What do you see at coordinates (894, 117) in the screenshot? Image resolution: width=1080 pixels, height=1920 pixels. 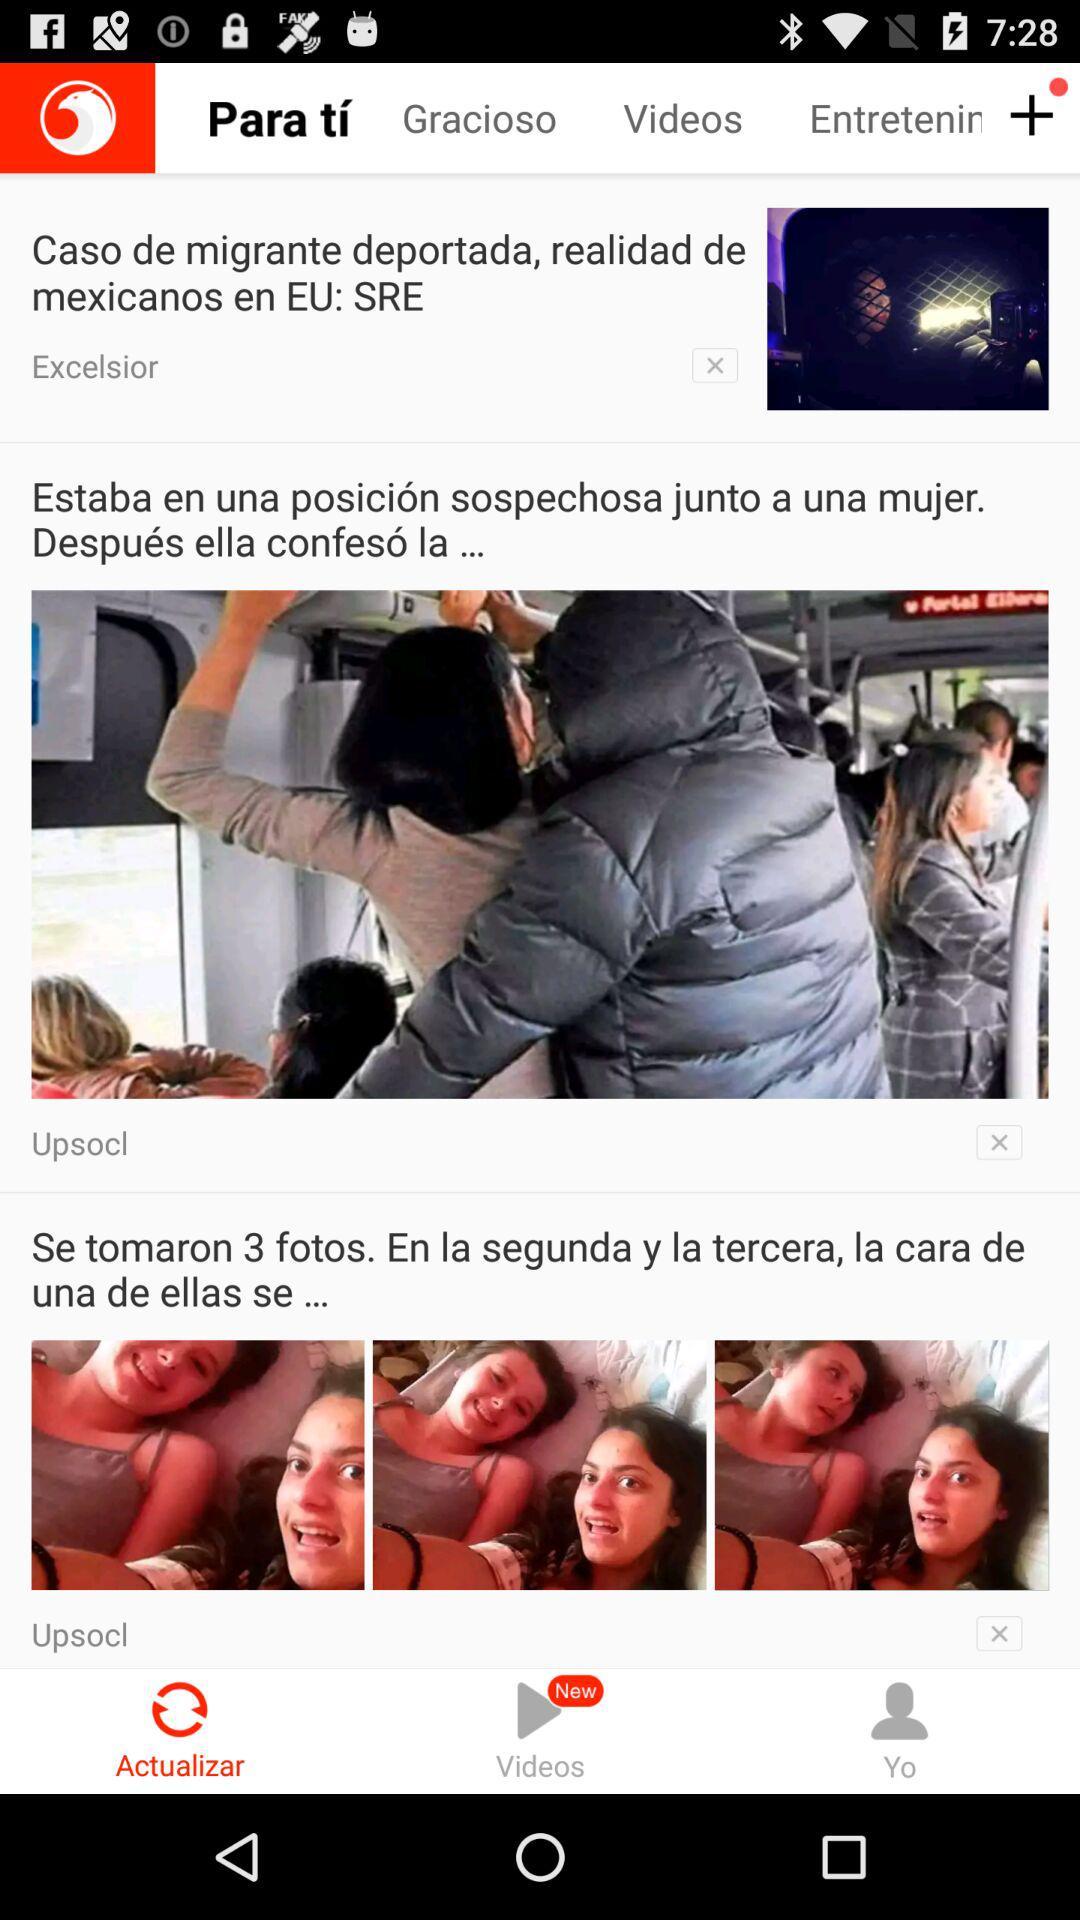 I see `the entretenimiento icon` at bounding box center [894, 117].